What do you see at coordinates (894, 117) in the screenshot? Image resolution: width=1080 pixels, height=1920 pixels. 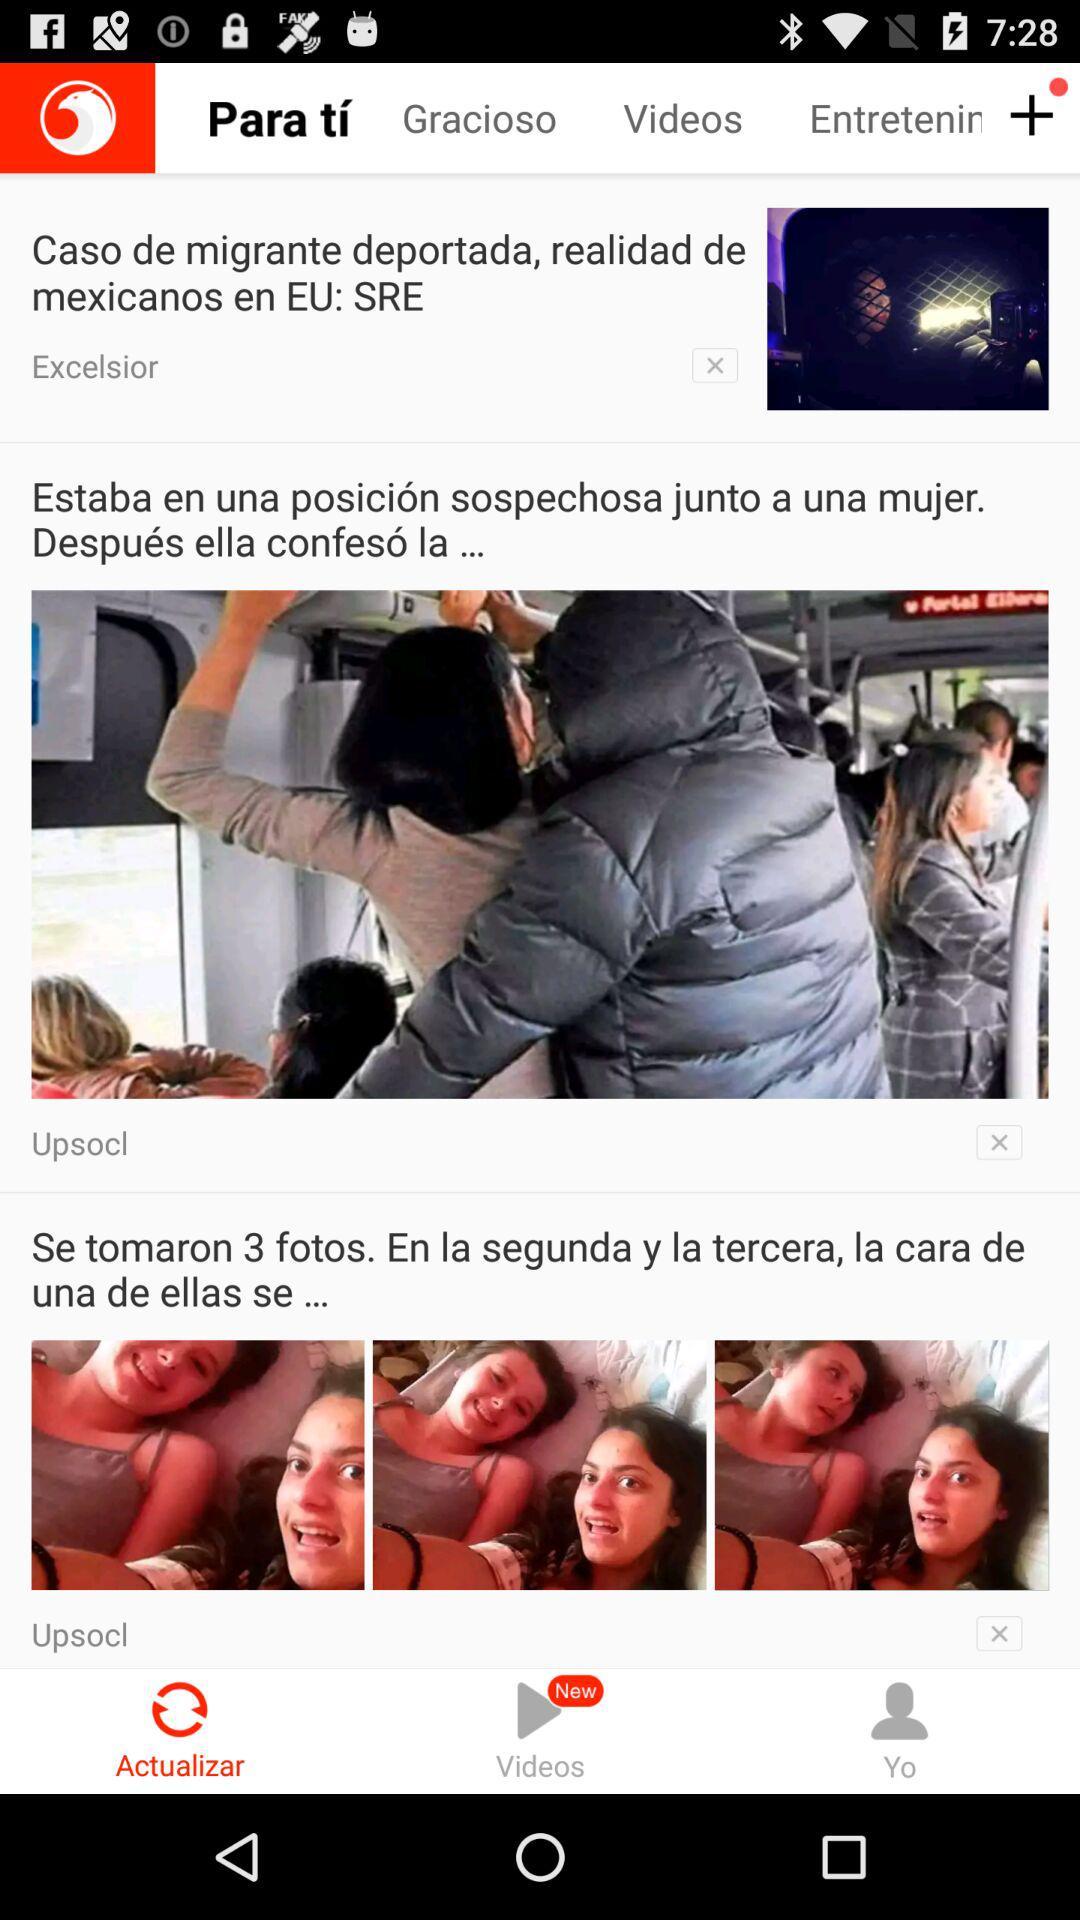 I see `the entretenimiento icon` at bounding box center [894, 117].